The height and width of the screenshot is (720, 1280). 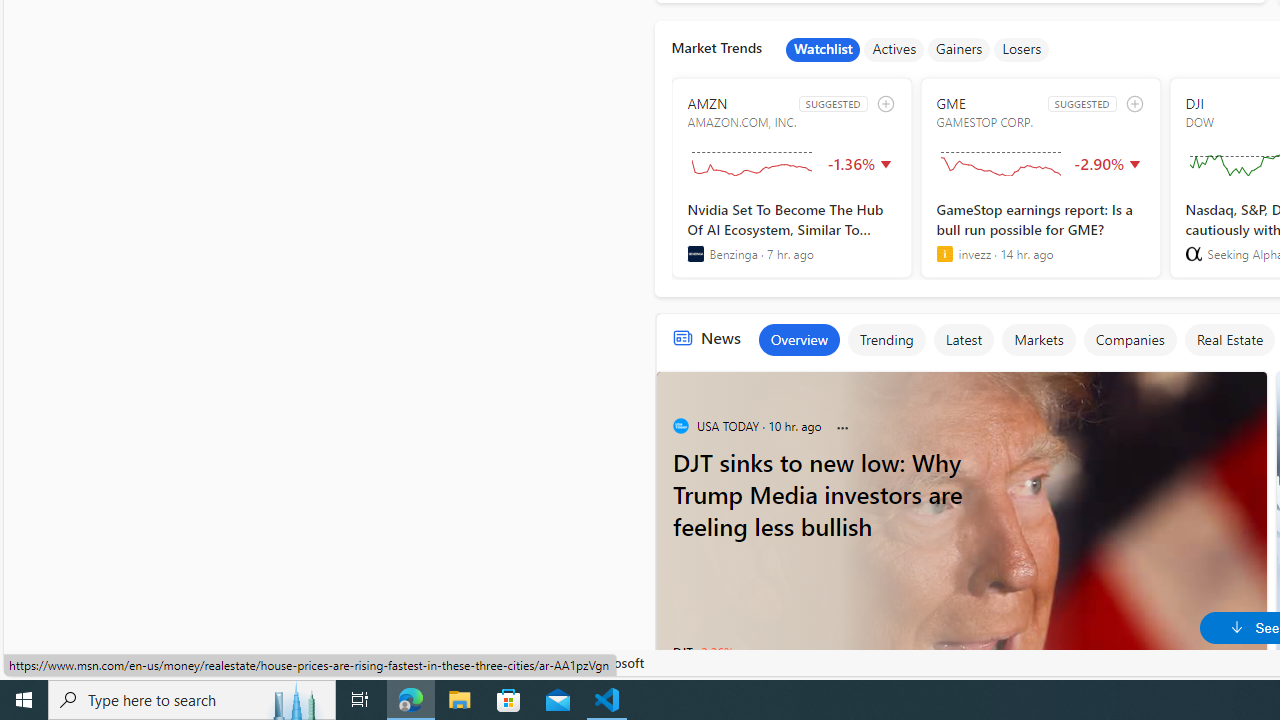 What do you see at coordinates (1134, 104) in the screenshot?
I see `'add to watchlist'` at bounding box center [1134, 104].